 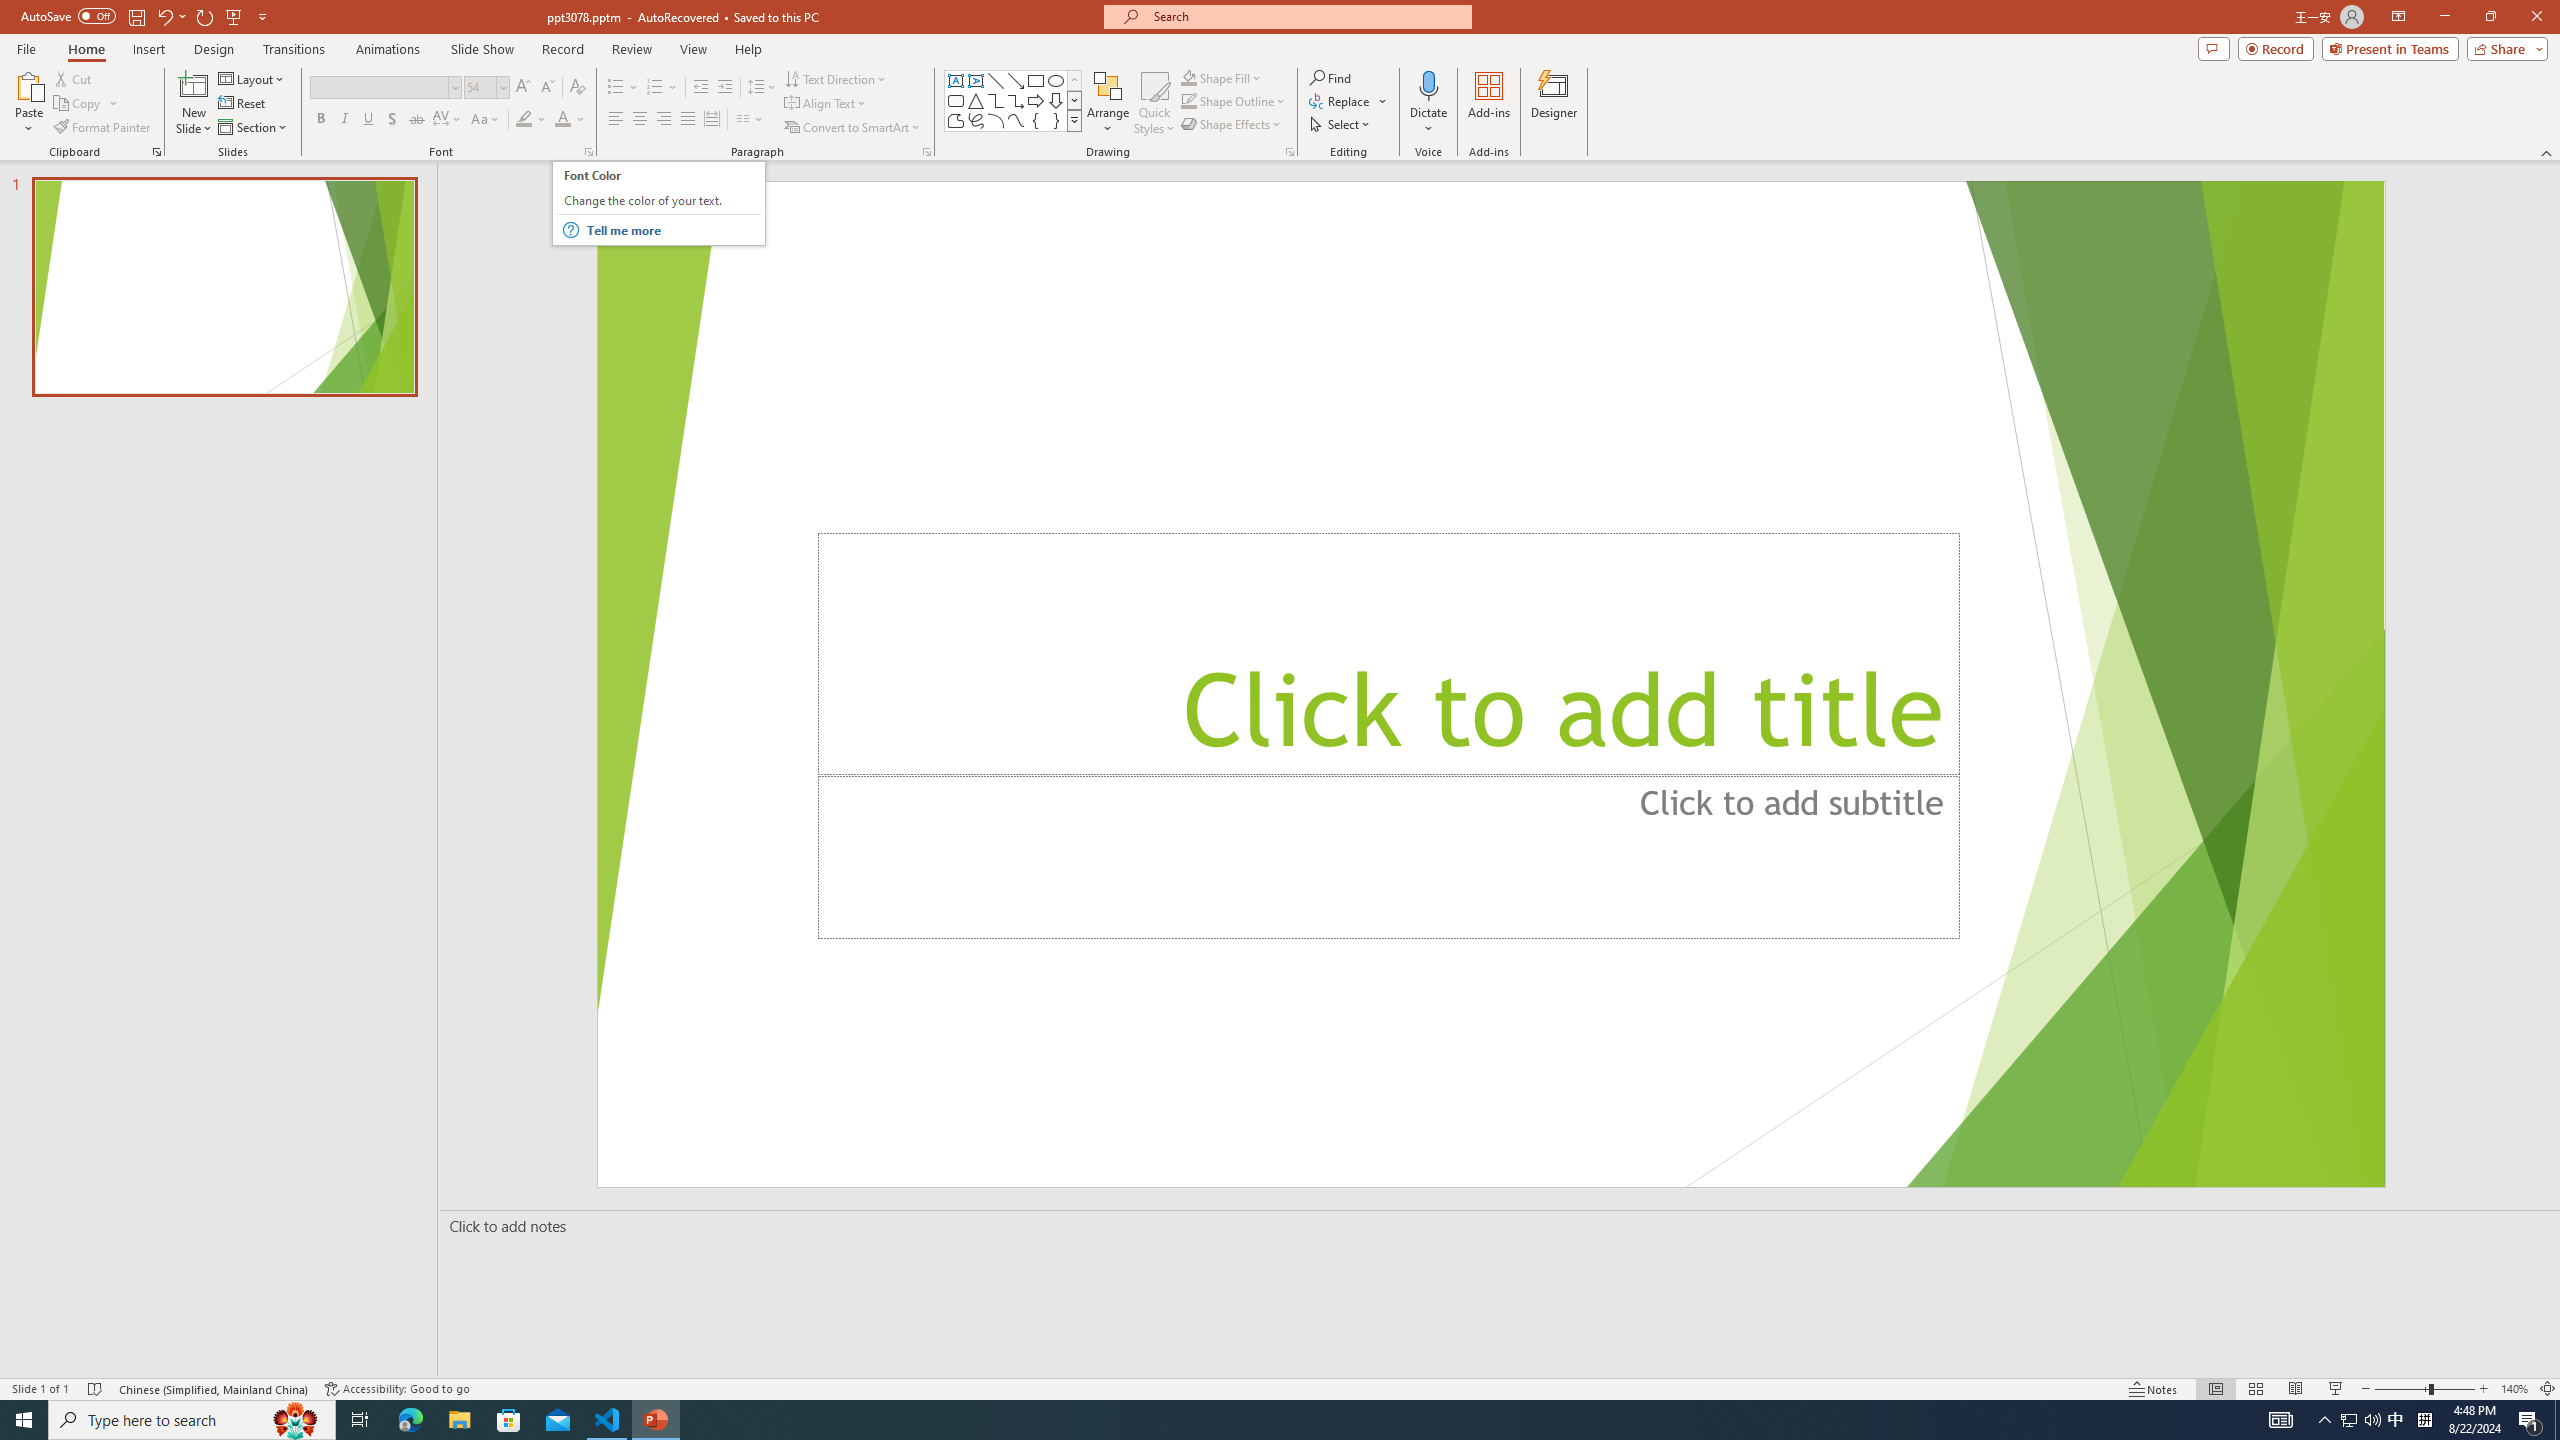 I want to click on 'Convert to SmartArt', so click(x=852, y=127).